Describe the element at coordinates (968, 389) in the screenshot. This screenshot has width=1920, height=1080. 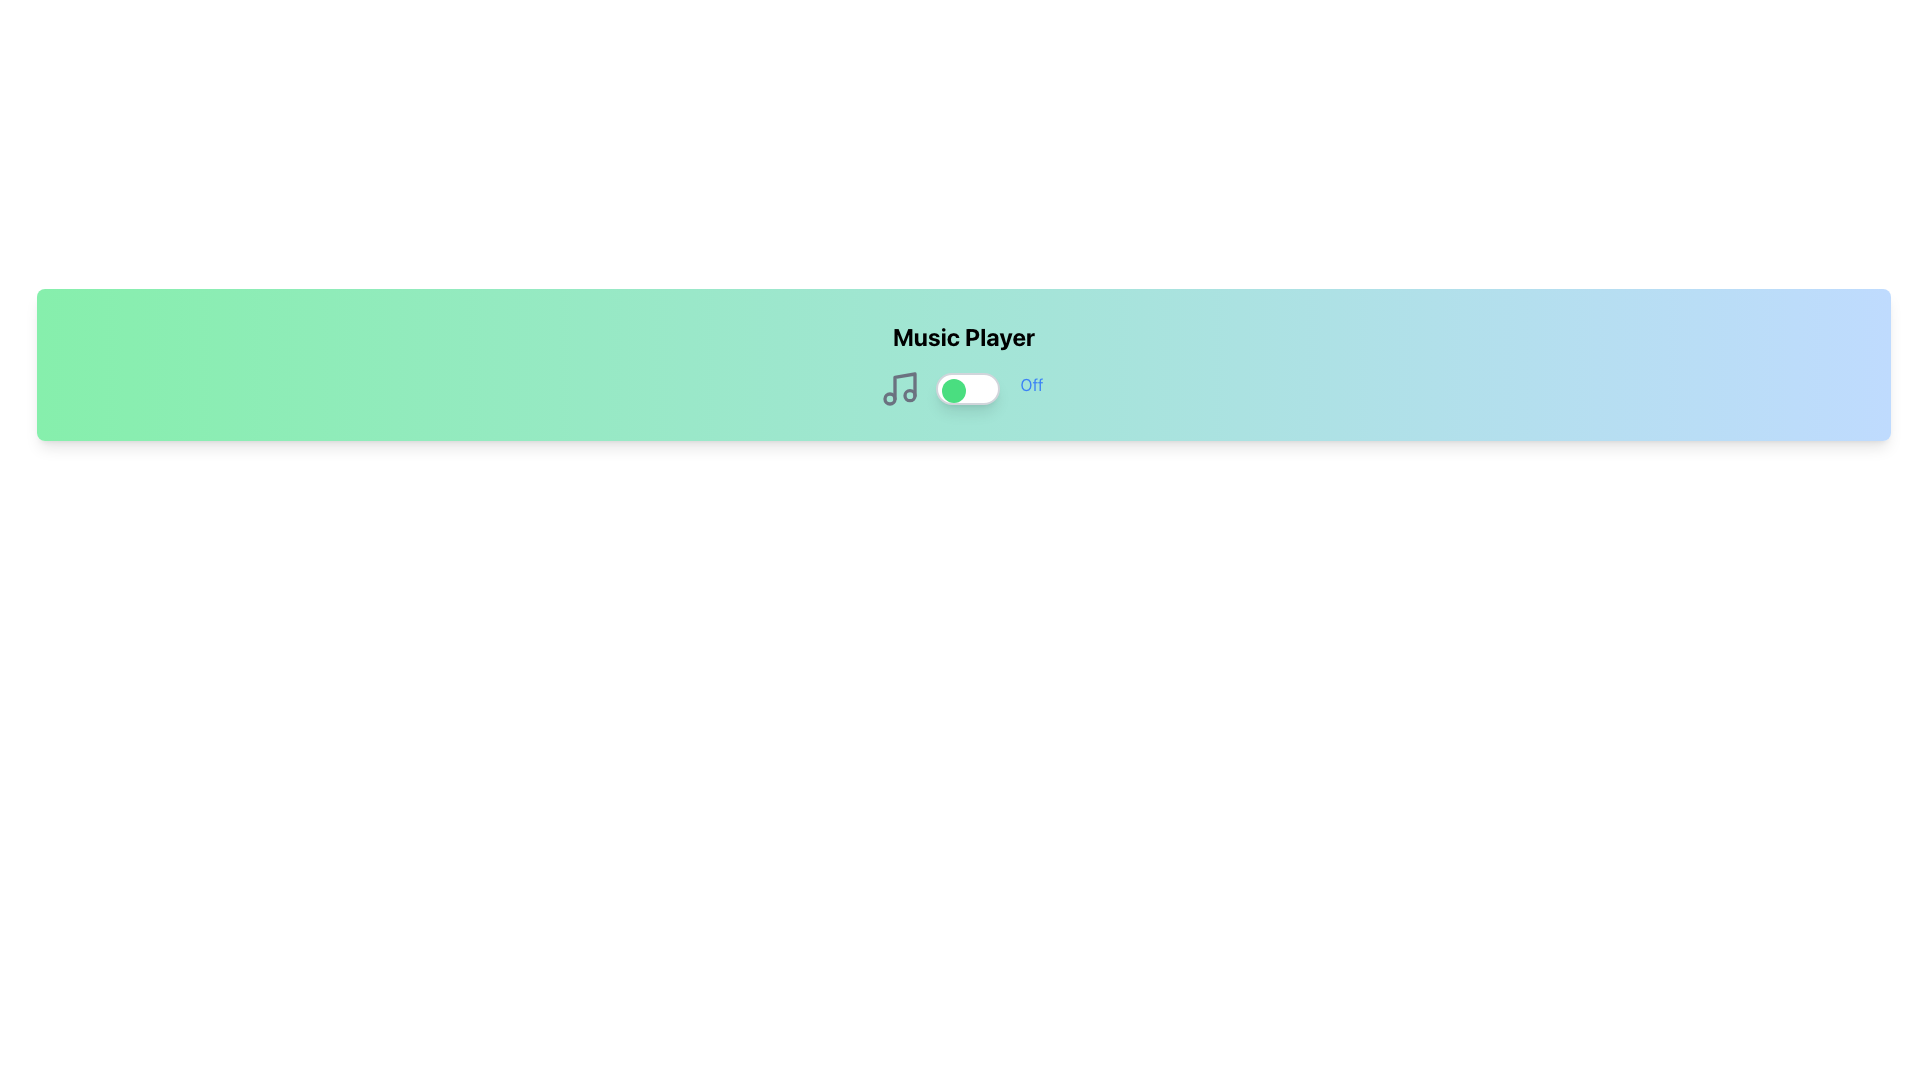
I see `the toggle switch that enables or disables a specific feature, located between a music icon and an 'Off' label, for keyboard navigation` at that location.